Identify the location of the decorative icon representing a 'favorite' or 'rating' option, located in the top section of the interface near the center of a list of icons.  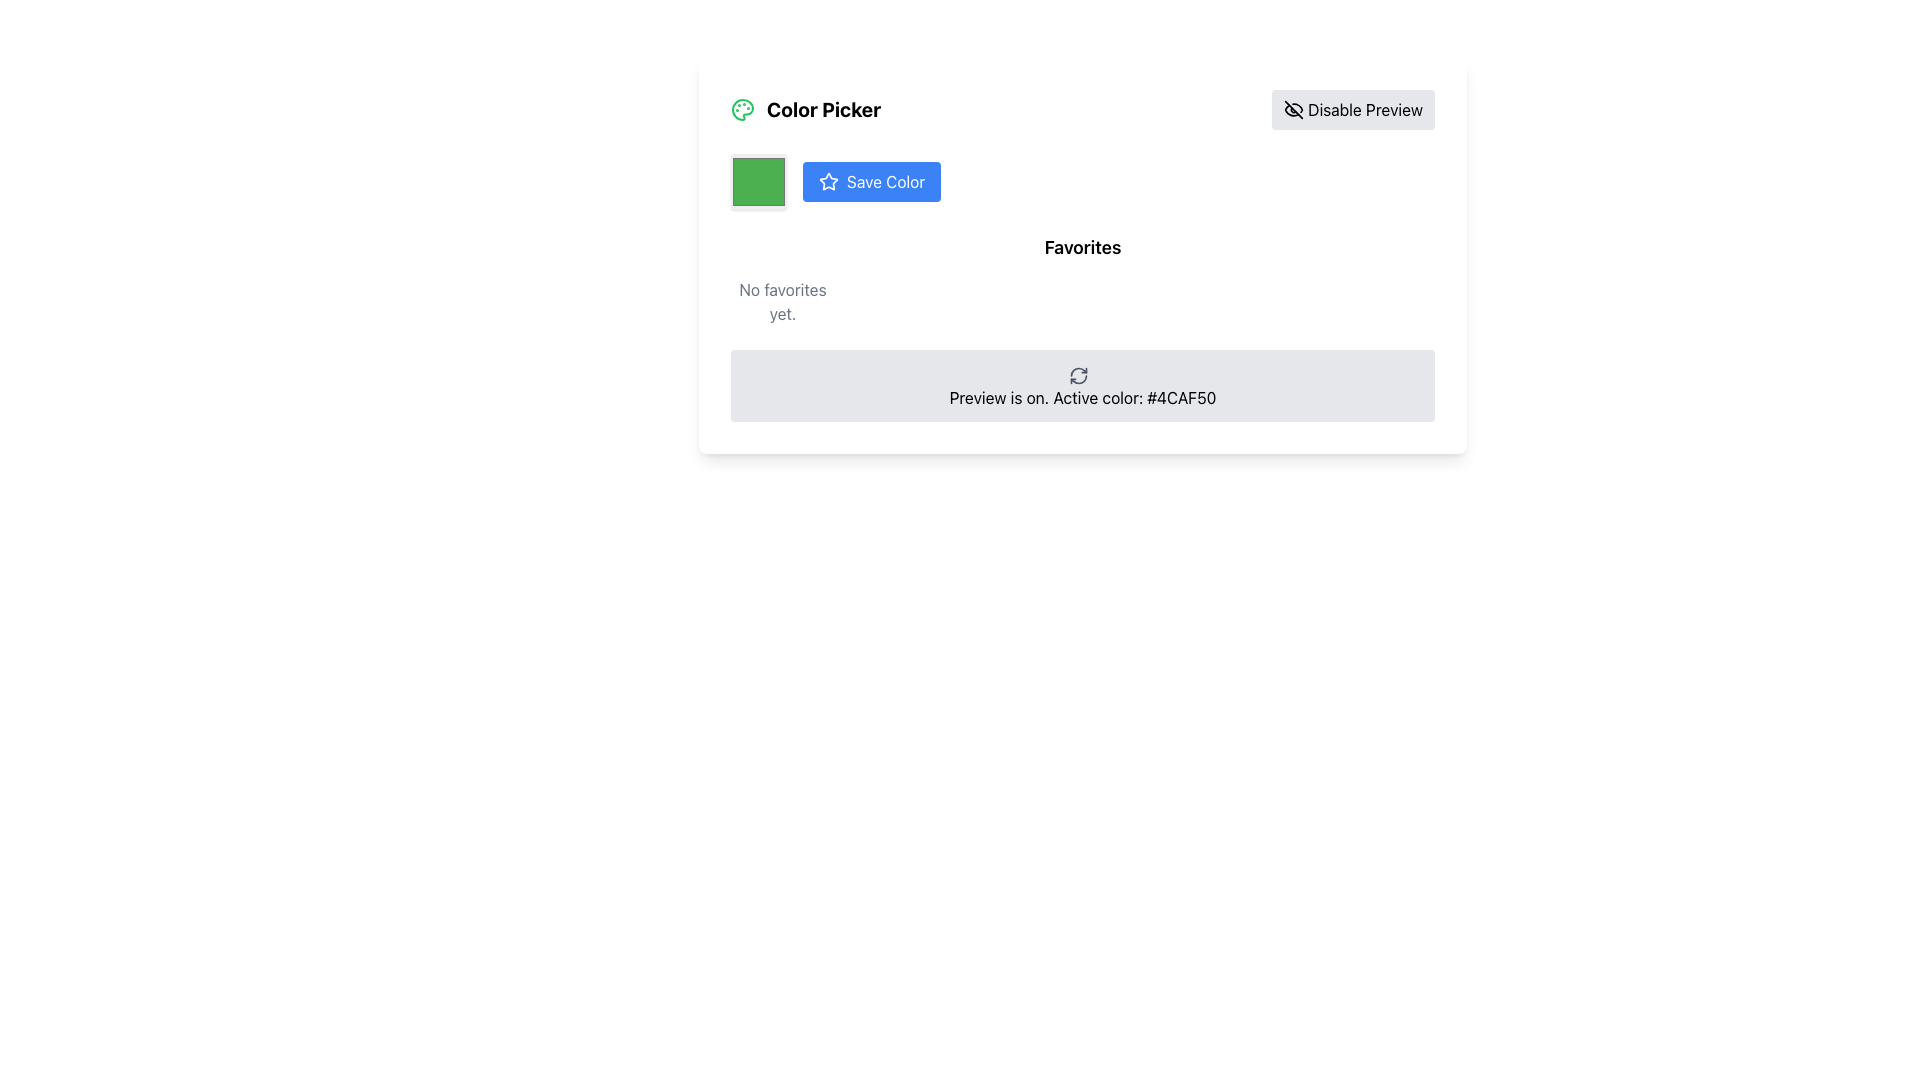
(829, 181).